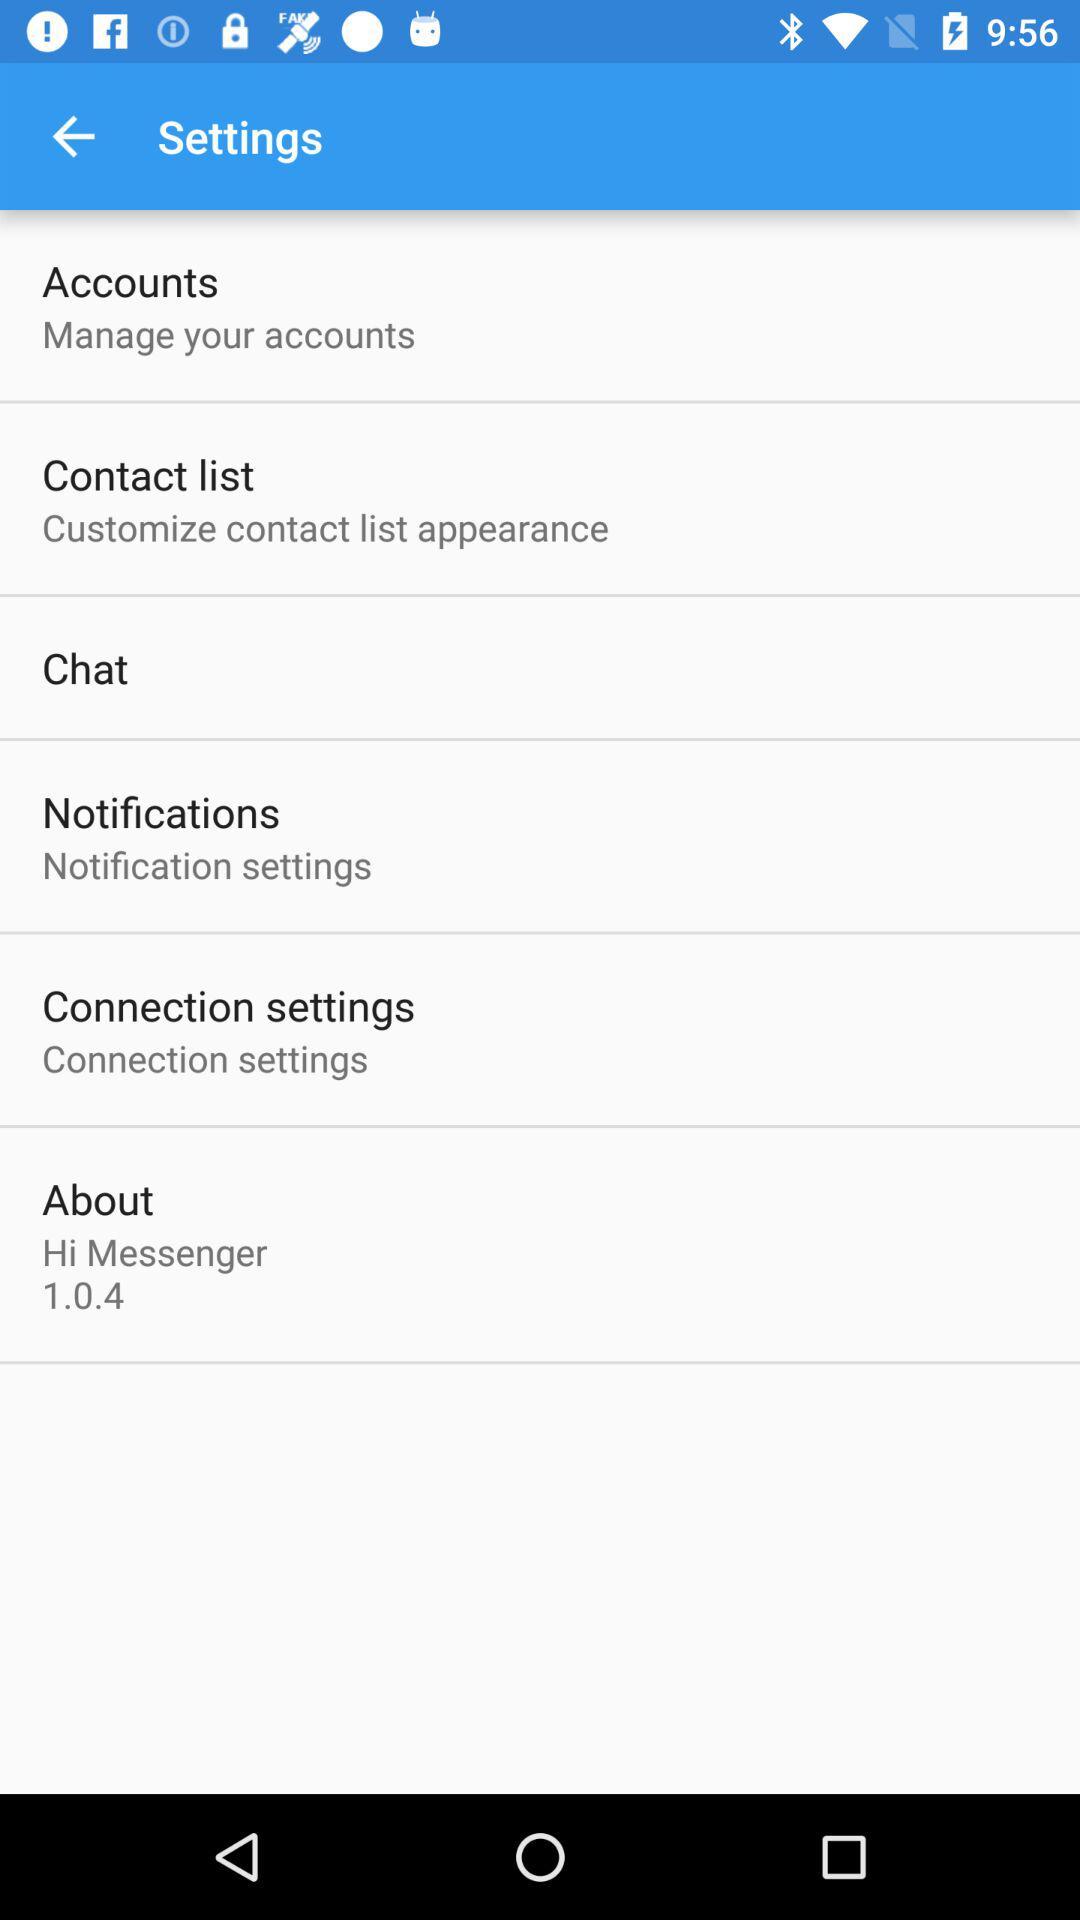 The height and width of the screenshot is (1920, 1080). What do you see at coordinates (160, 811) in the screenshot?
I see `the notifications` at bounding box center [160, 811].